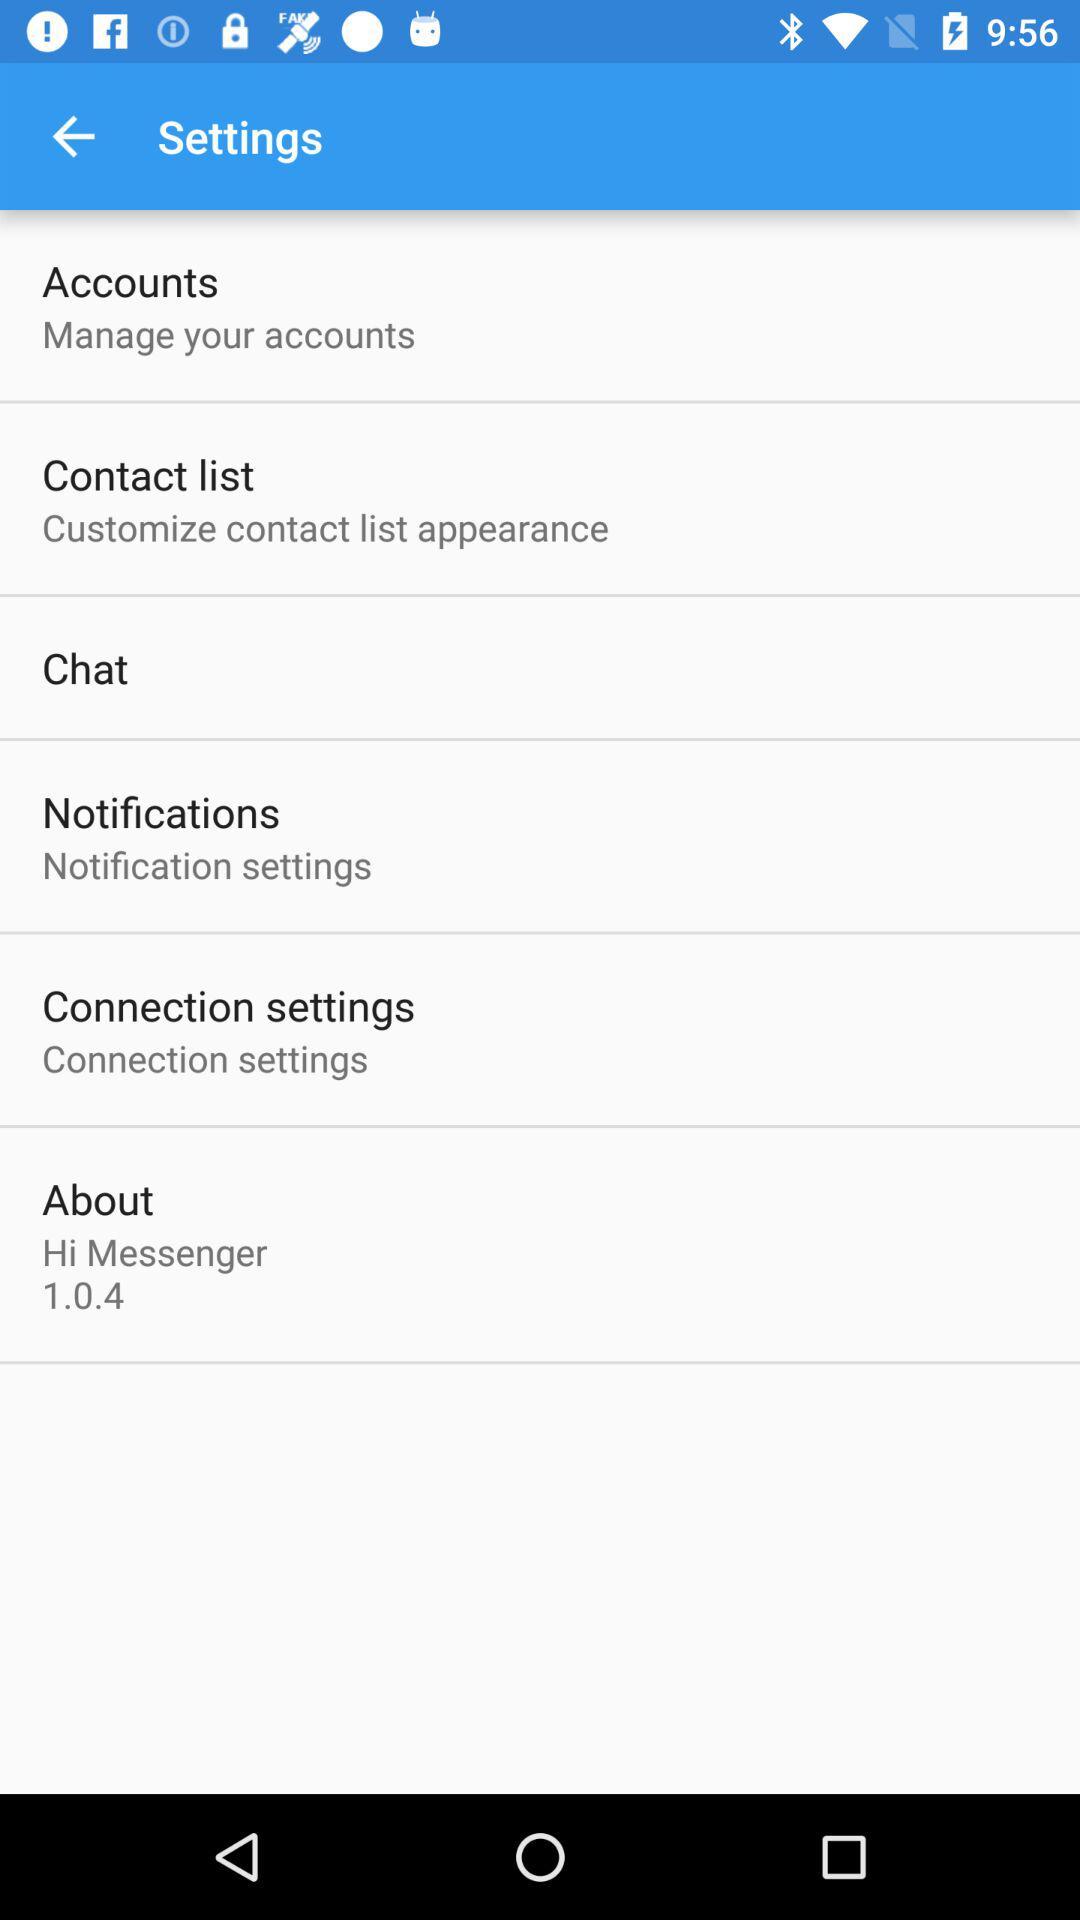 The height and width of the screenshot is (1920, 1080). What do you see at coordinates (160, 811) in the screenshot?
I see `the notifications` at bounding box center [160, 811].